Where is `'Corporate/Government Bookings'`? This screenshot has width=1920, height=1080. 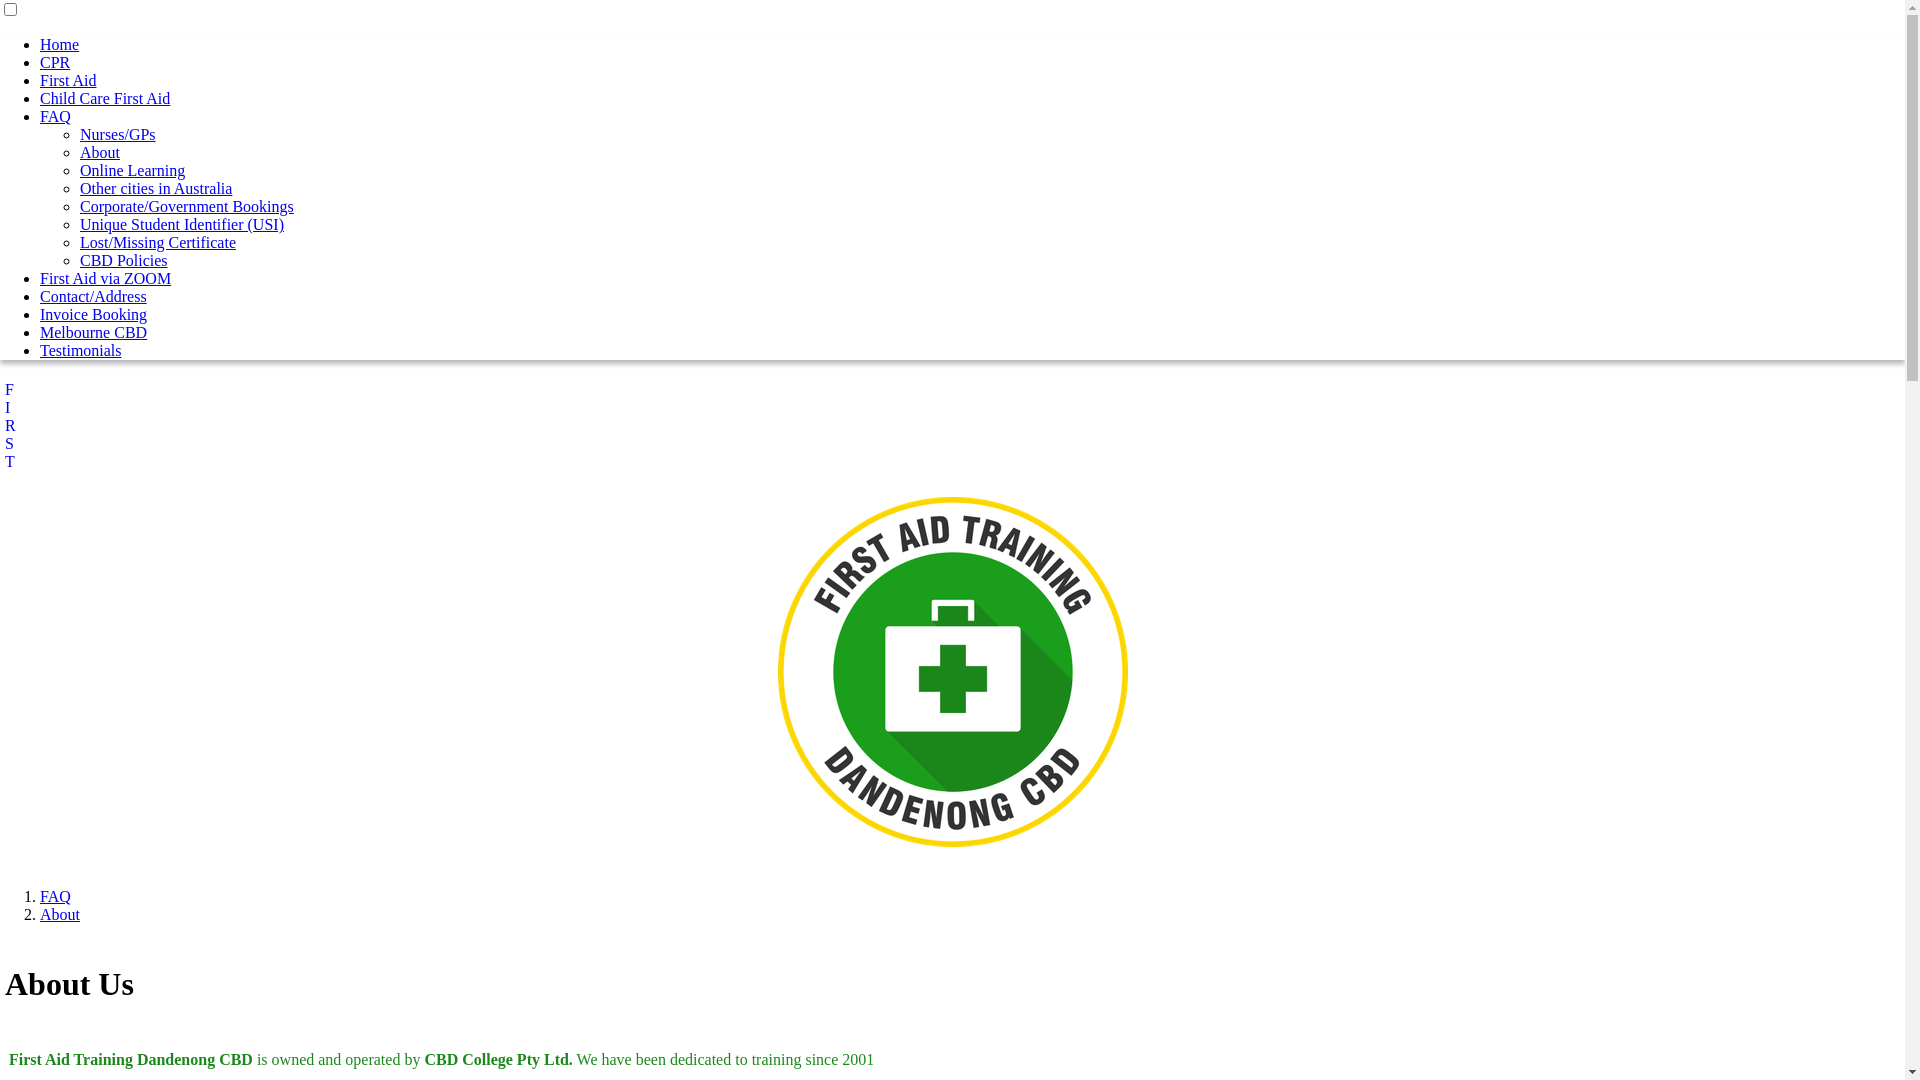 'Corporate/Government Bookings' is located at coordinates (187, 206).